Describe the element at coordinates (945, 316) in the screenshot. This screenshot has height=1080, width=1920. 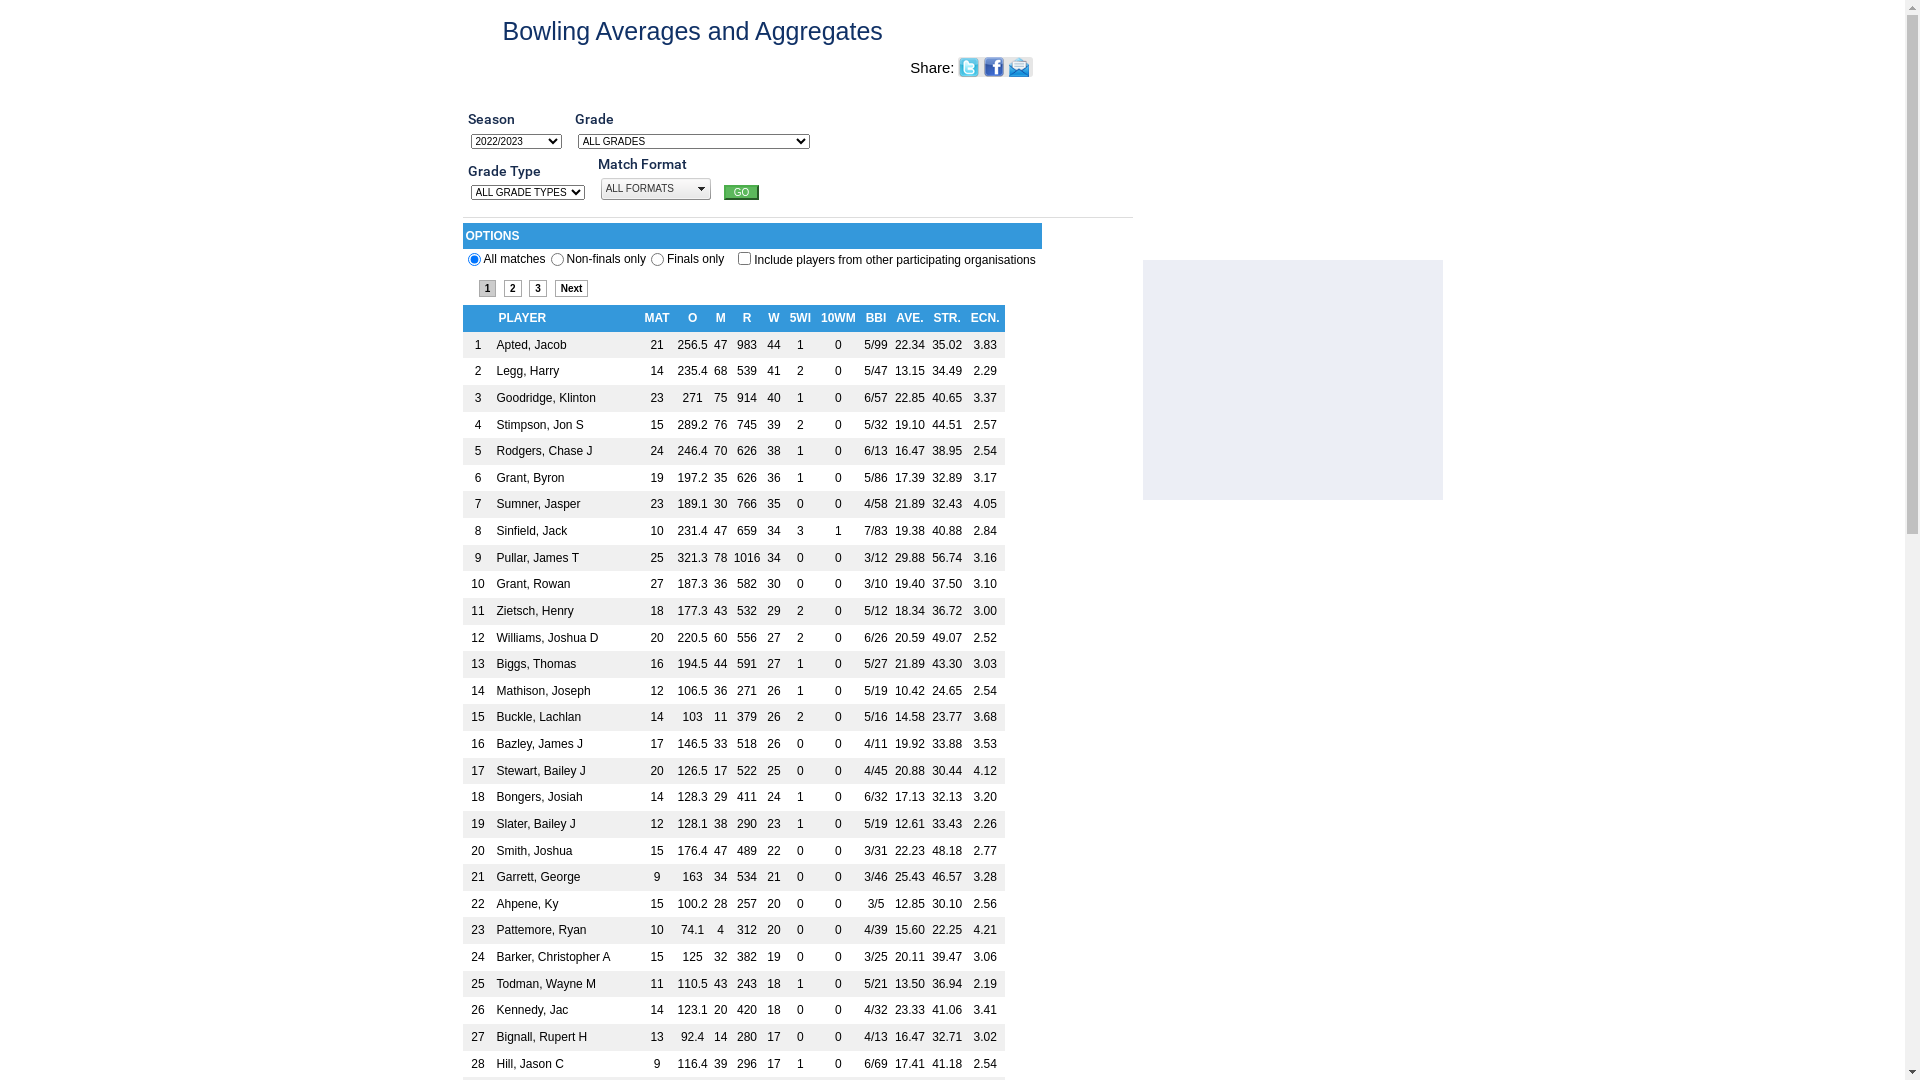
I see `'STR.'` at that location.